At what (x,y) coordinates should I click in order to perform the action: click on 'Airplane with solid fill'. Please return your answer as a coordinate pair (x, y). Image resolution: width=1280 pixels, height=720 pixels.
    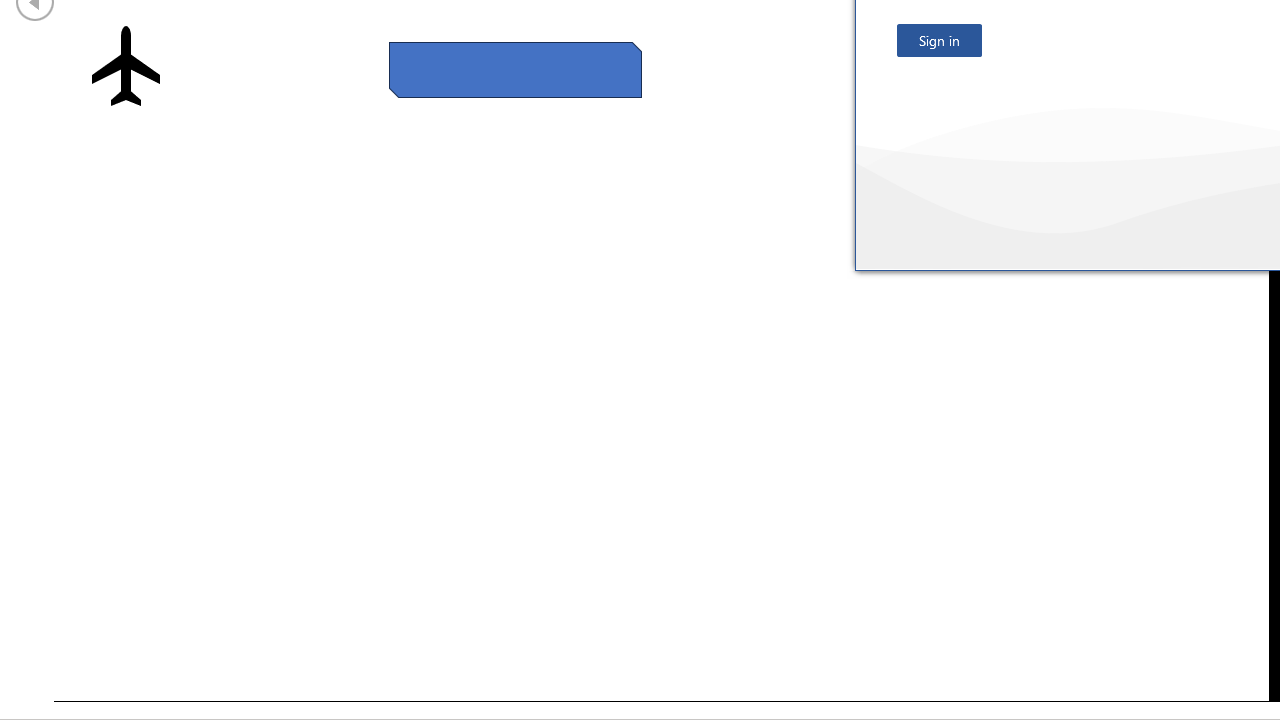
    Looking at the image, I should click on (125, 64).